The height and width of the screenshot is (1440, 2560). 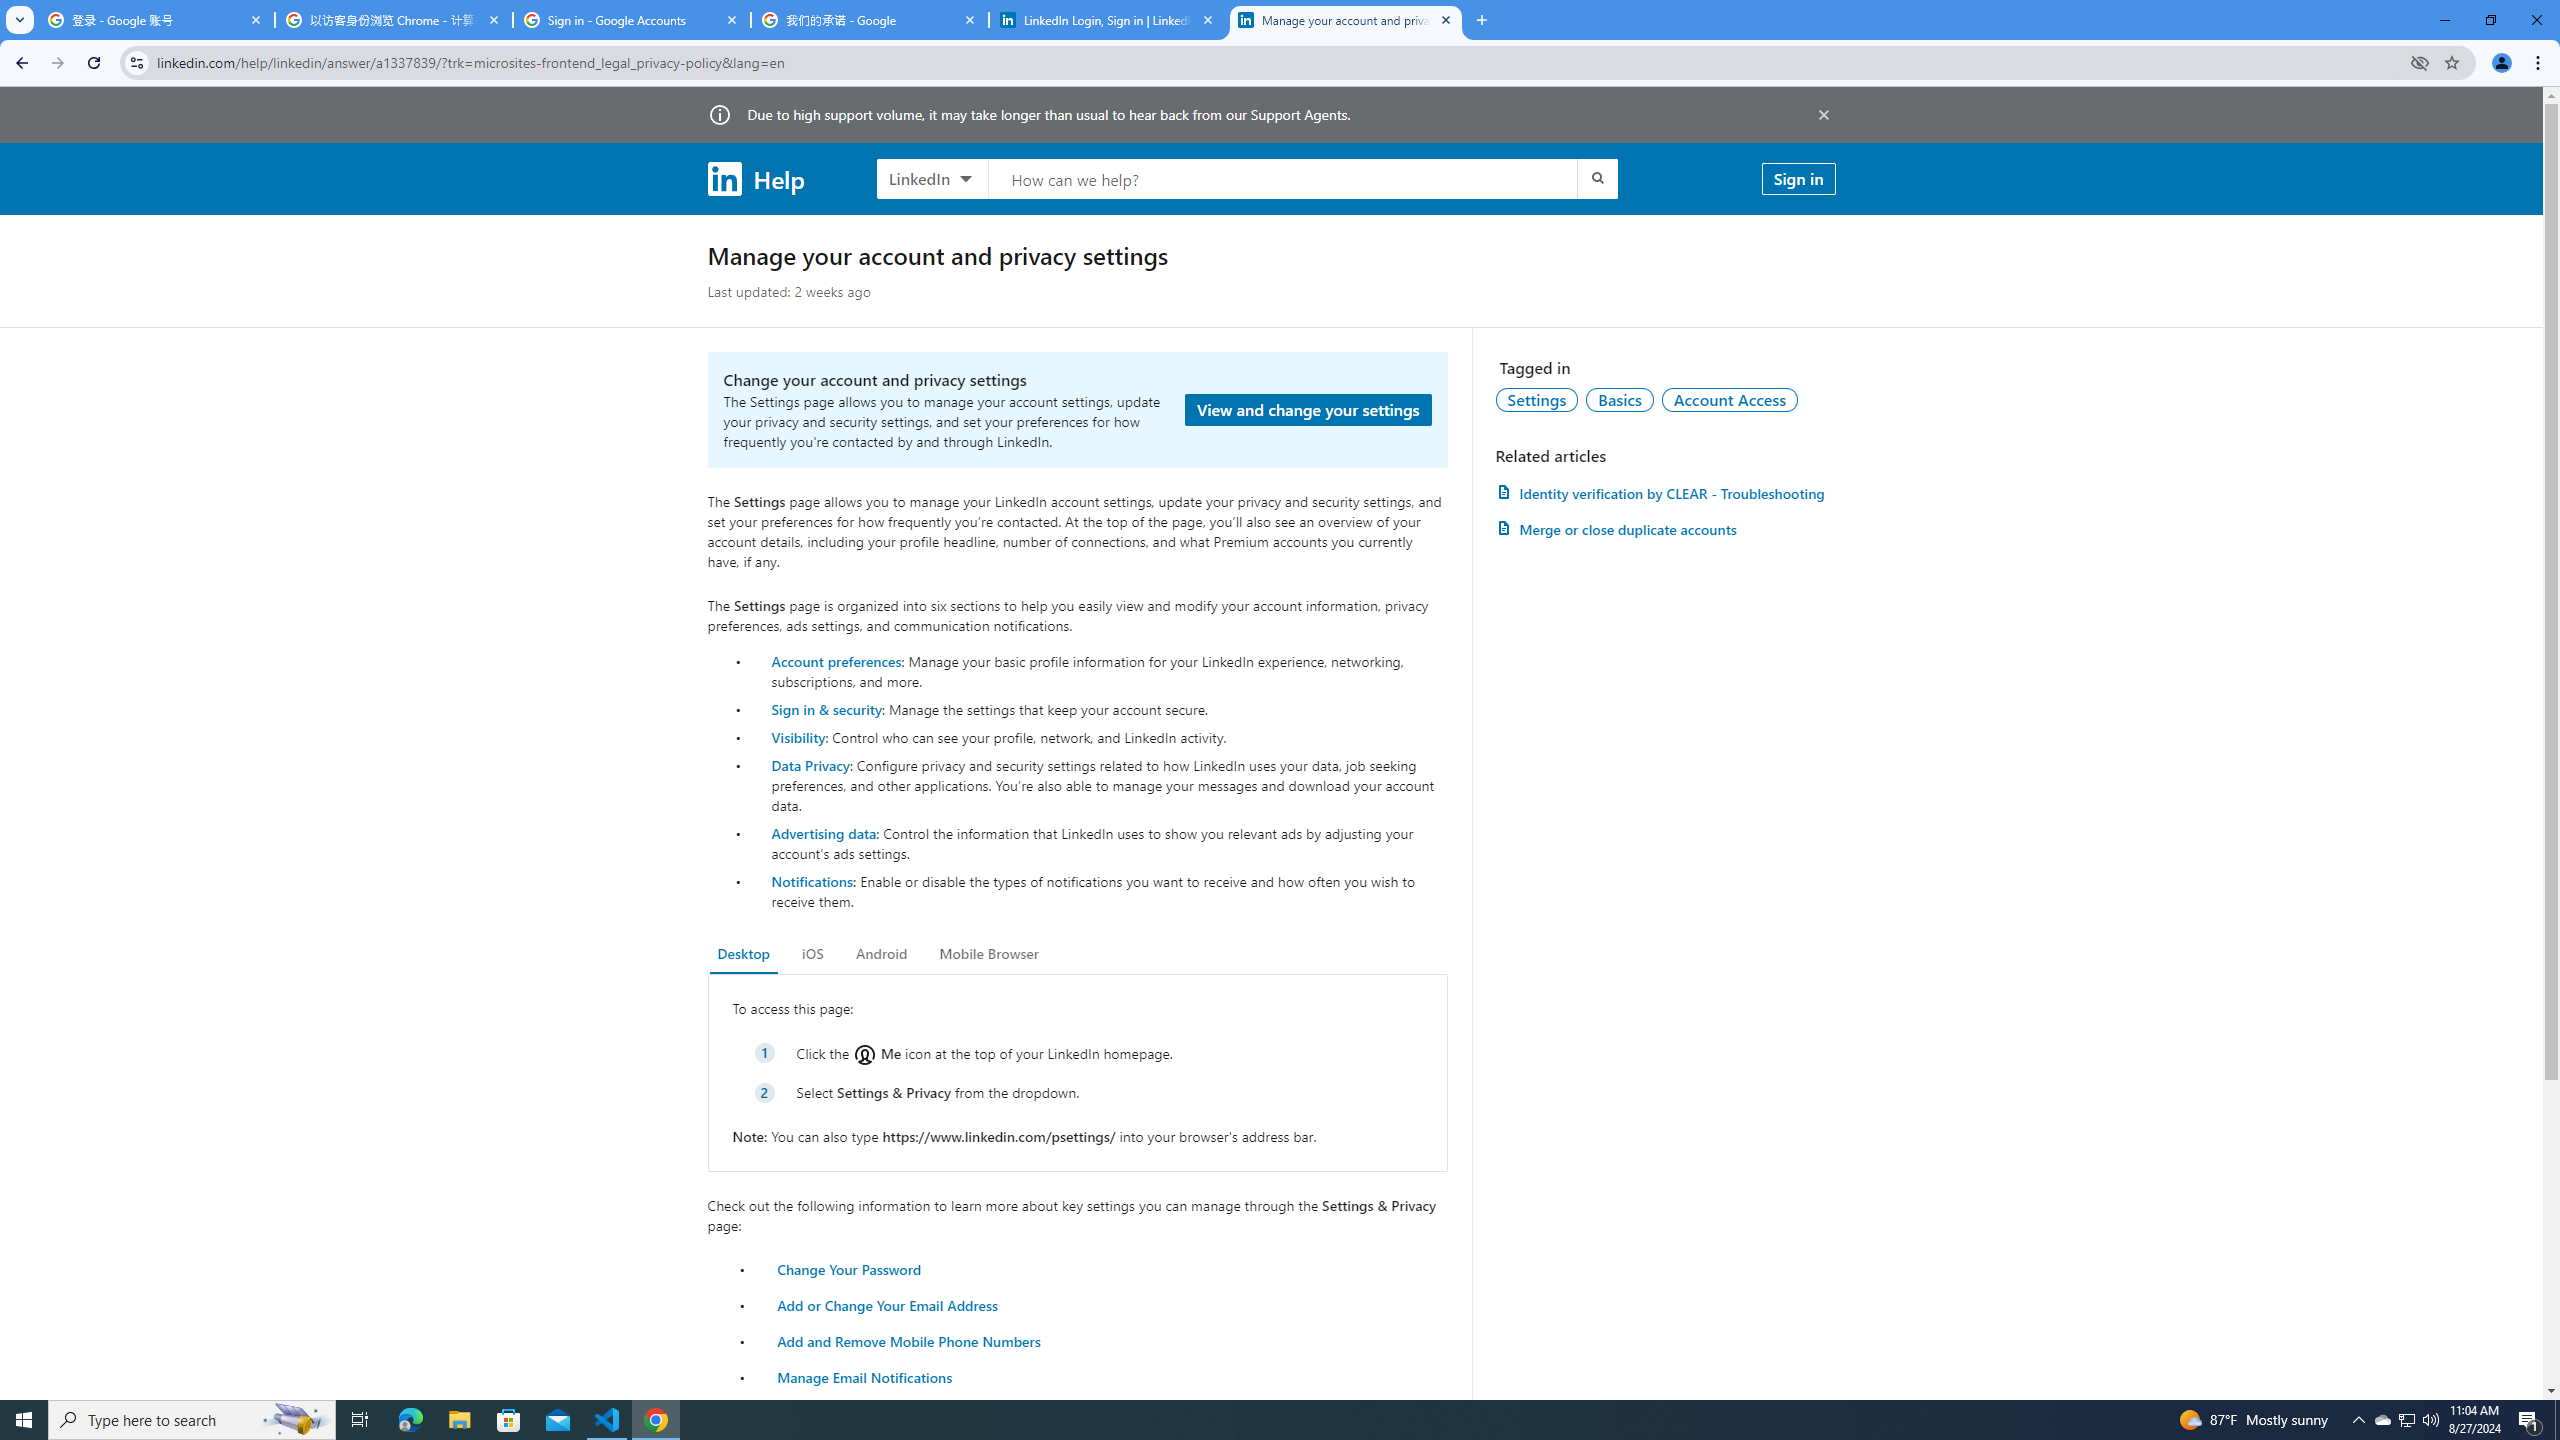 I want to click on 'Manage Email Notifications', so click(x=864, y=1375).